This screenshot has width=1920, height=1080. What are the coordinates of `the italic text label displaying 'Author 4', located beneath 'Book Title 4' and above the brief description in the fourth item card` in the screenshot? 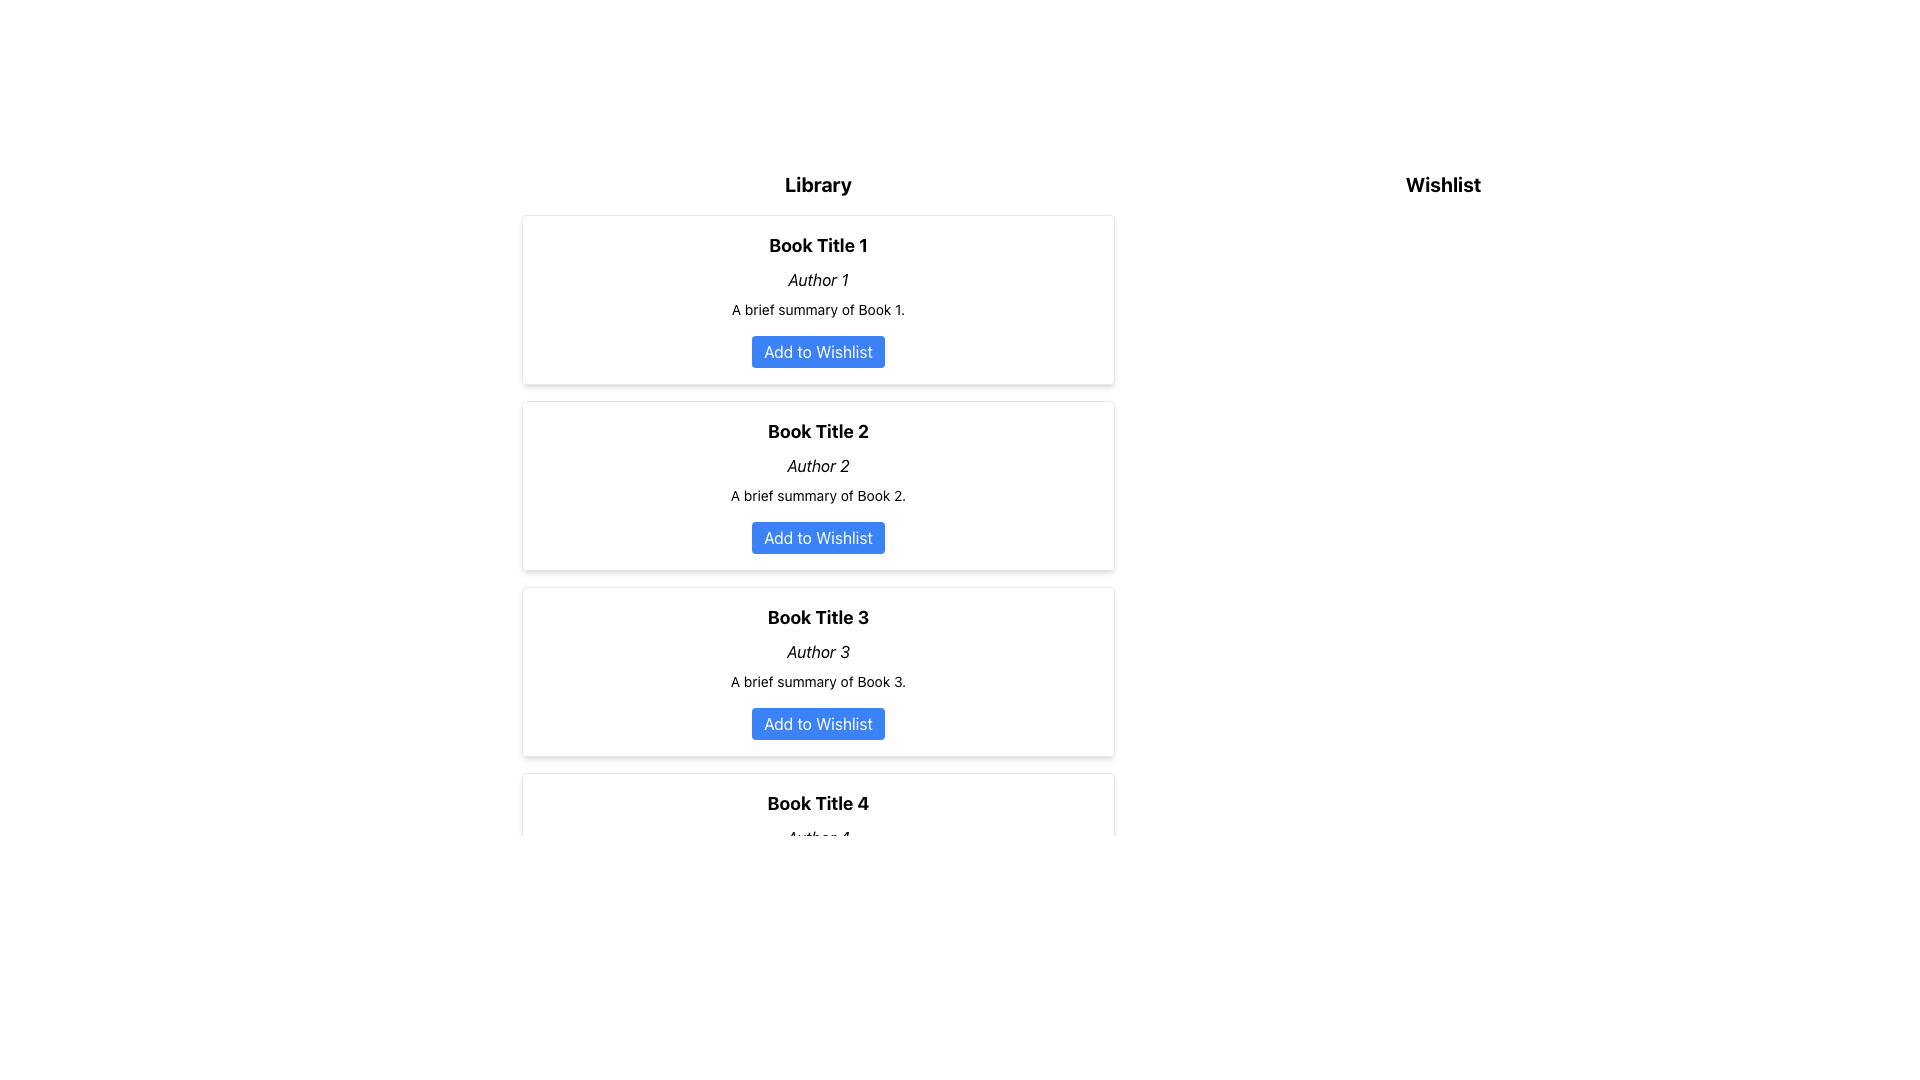 It's located at (818, 837).